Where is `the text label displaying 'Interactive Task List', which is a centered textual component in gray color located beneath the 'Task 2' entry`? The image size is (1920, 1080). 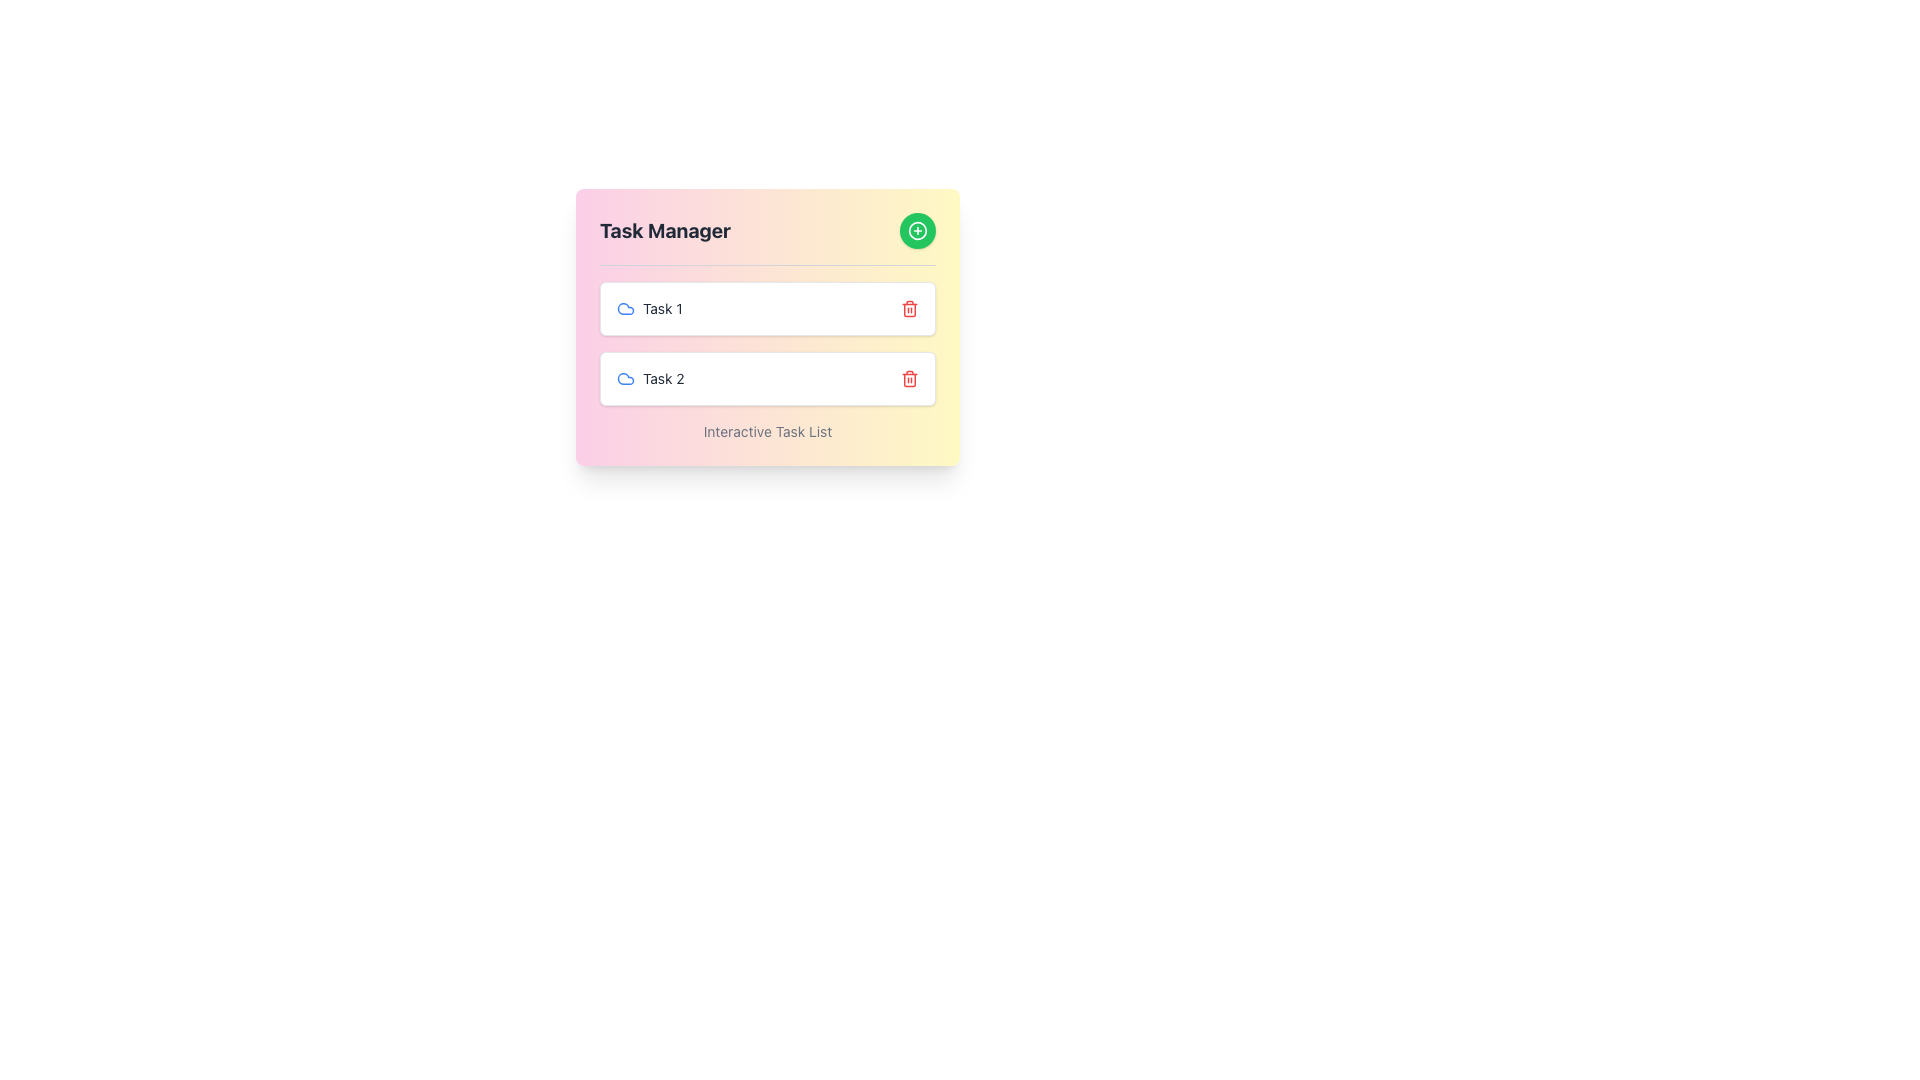
the text label displaying 'Interactive Task List', which is a centered textual component in gray color located beneath the 'Task 2' entry is located at coordinates (767, 431).